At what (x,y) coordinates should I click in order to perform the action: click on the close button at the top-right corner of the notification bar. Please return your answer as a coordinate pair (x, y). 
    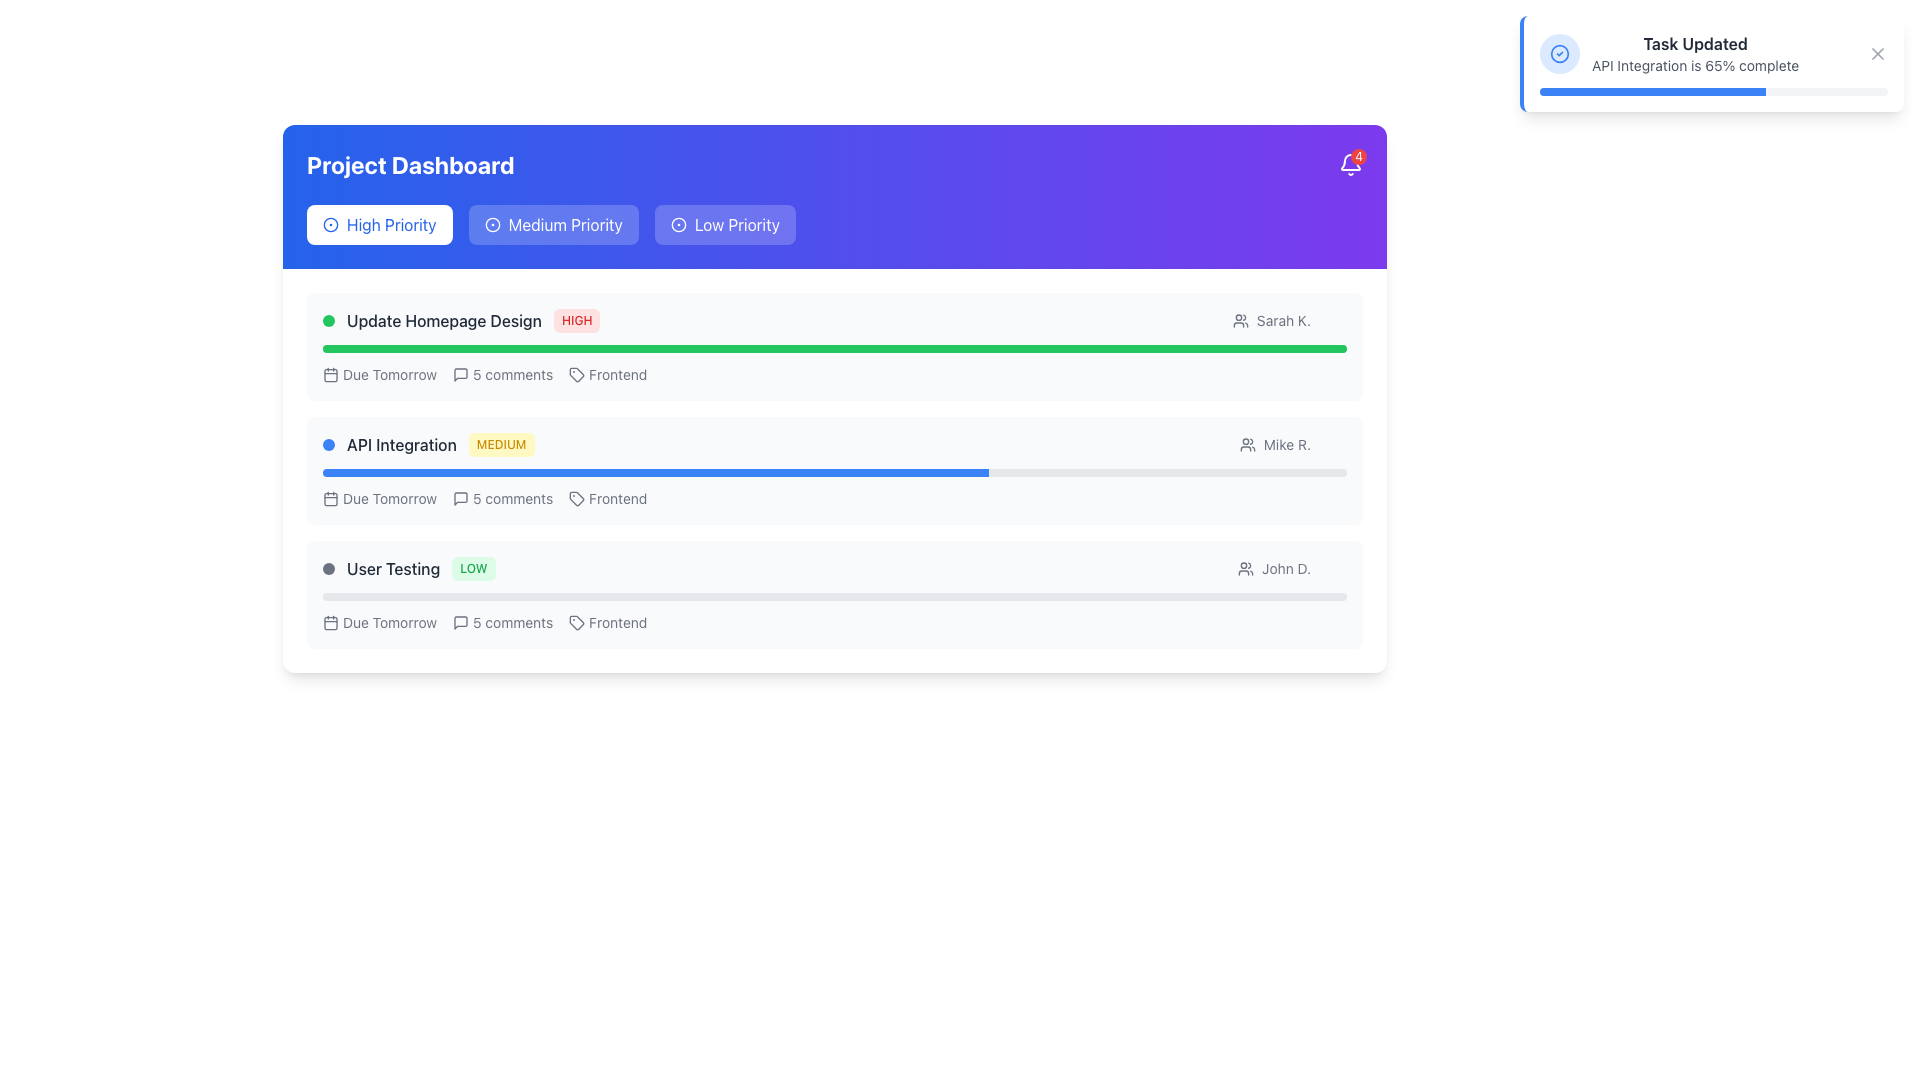
    Looking at the image, I should click on (1876, 53).